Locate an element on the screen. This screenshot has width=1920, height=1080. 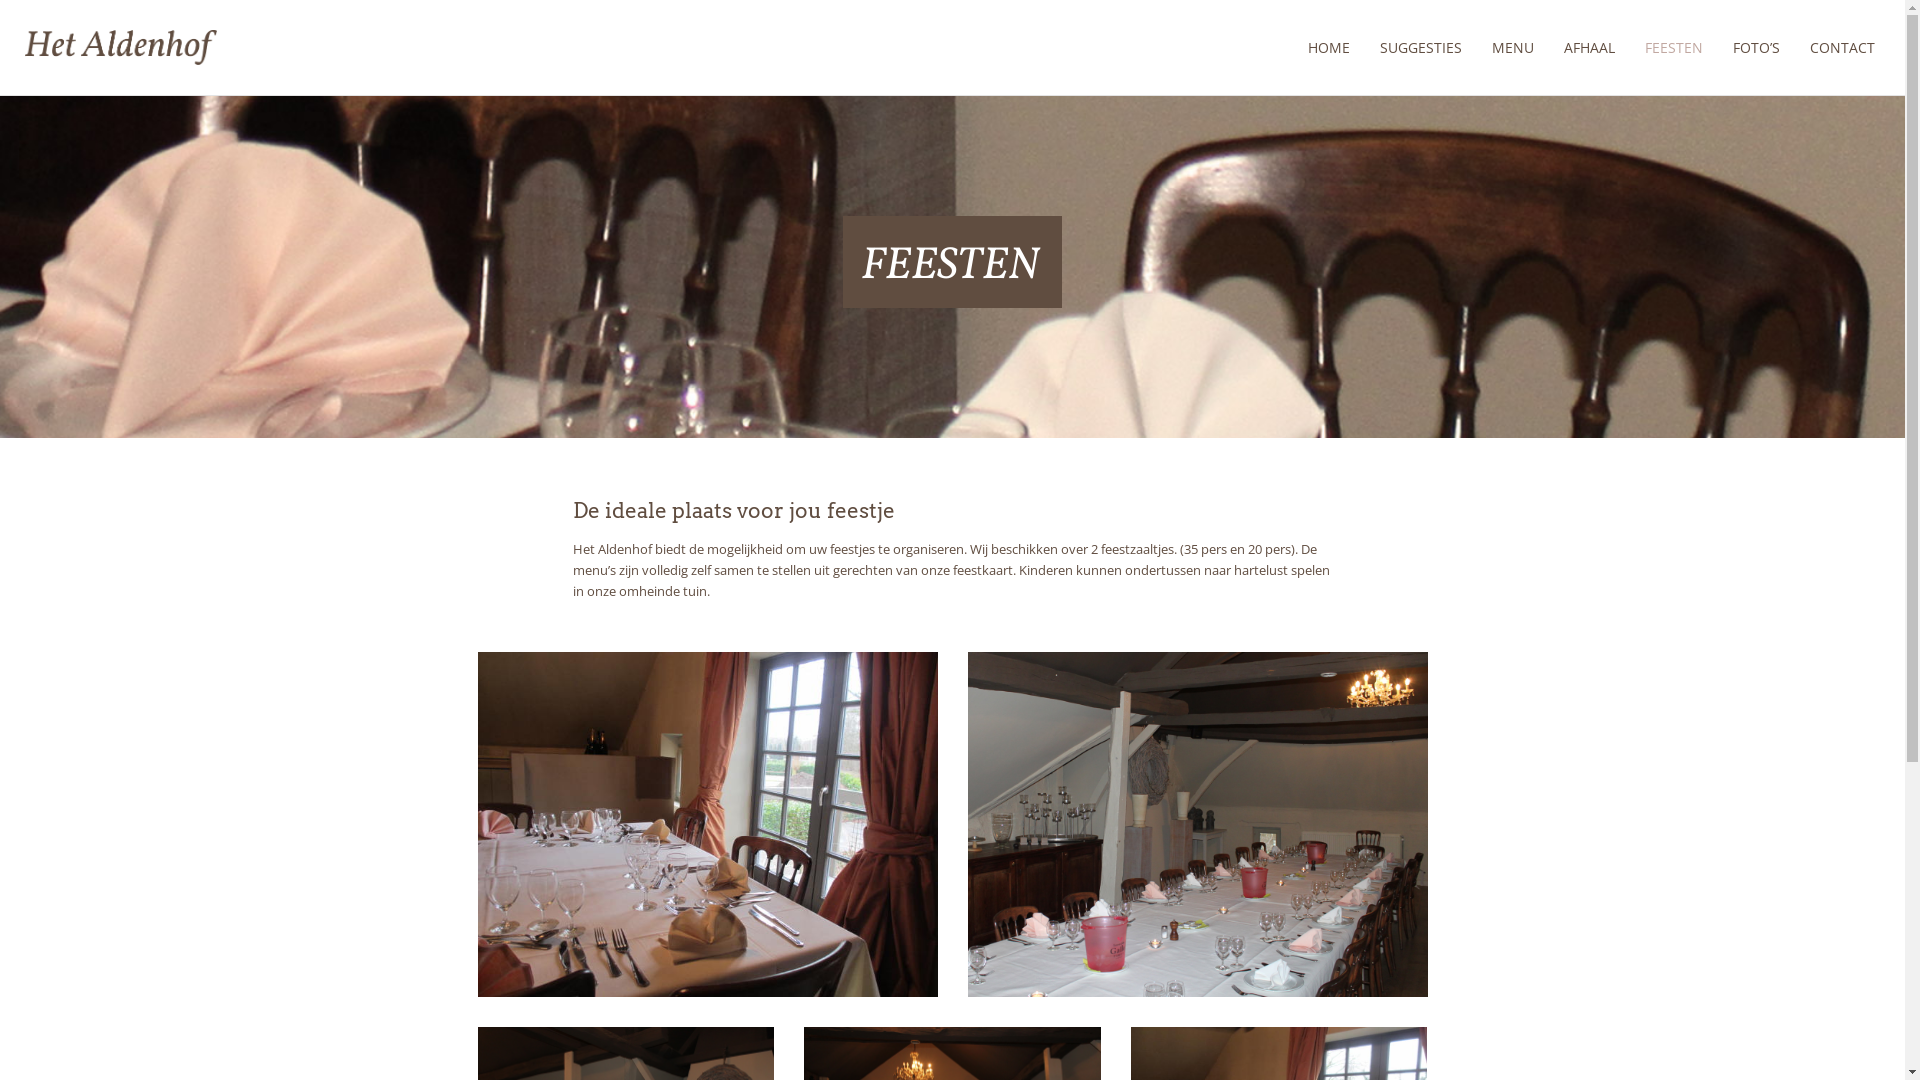
'AFHAAL' is located at coordinates (1588, 46).